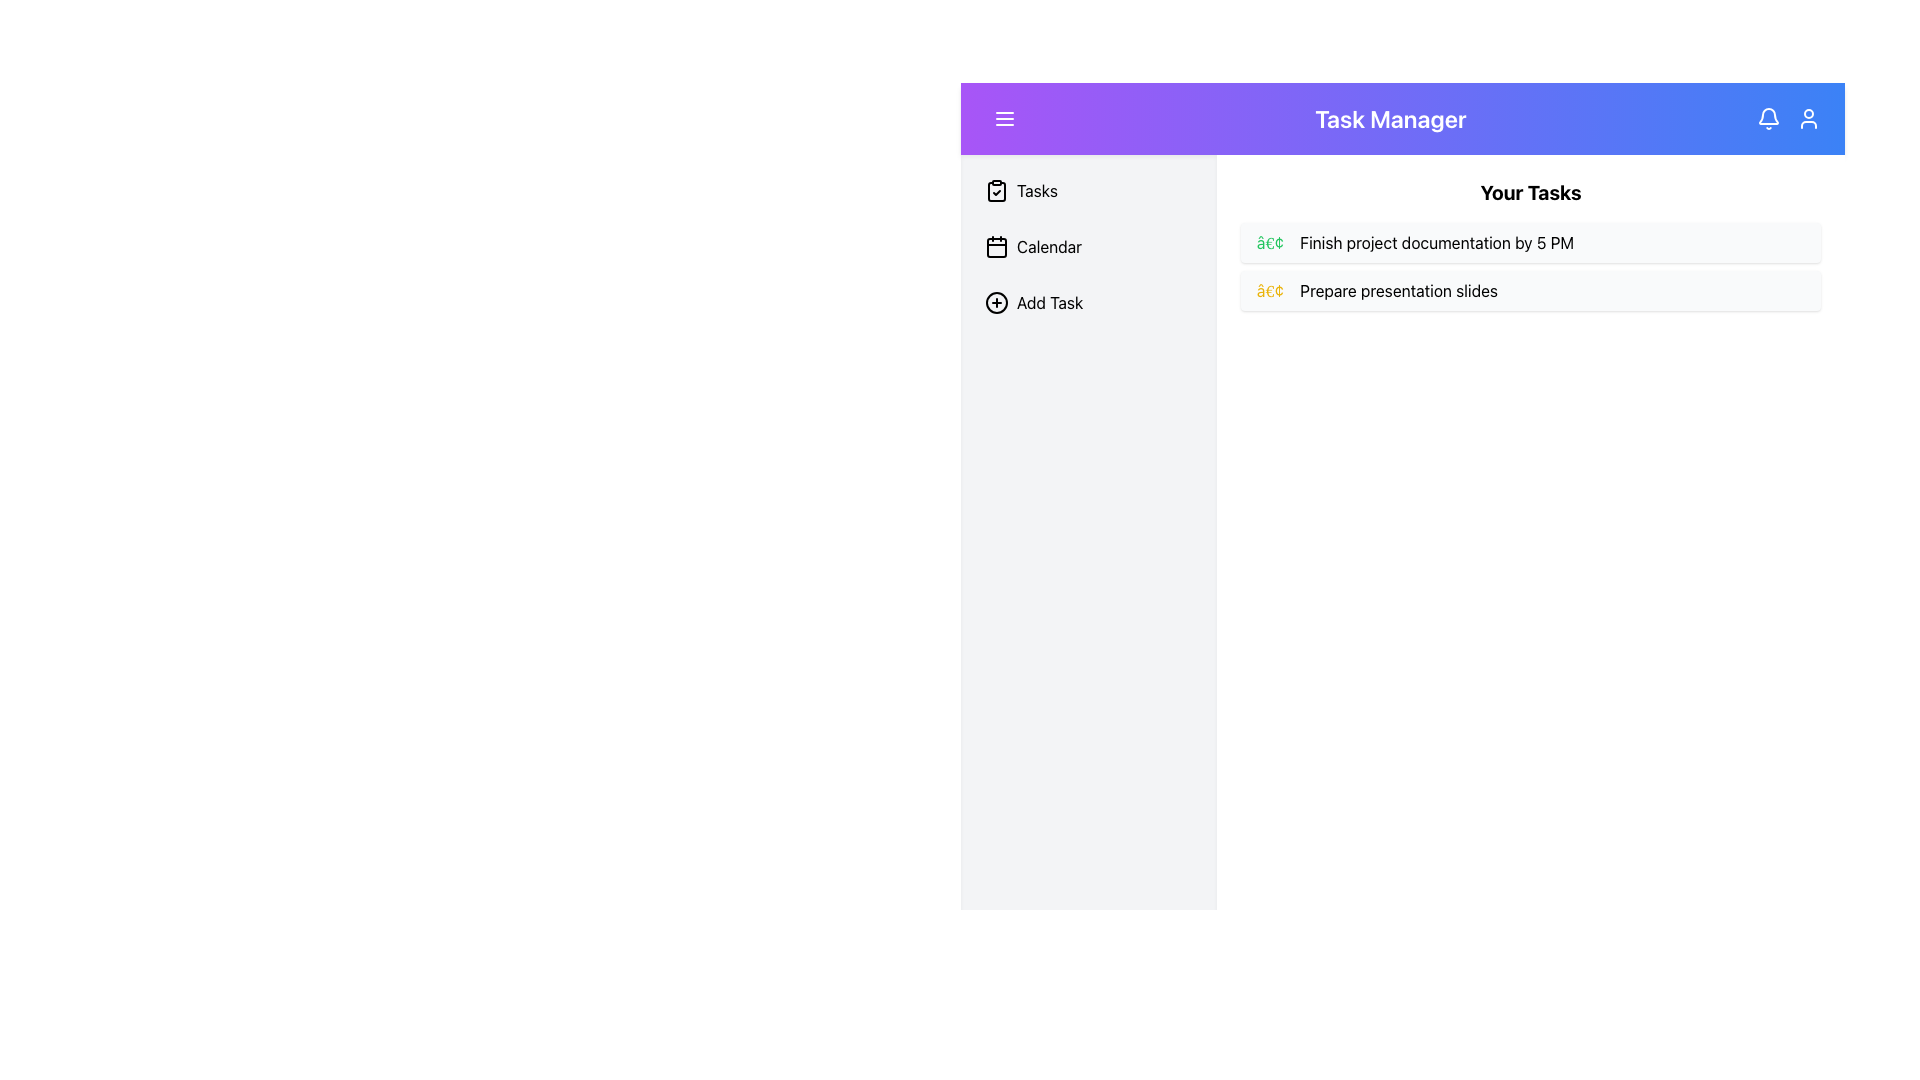  Describe the element at coordinates (1769, 116) in the screenshot. I see `the bell-like notification icon located at the top-right corner of the main interface toolbar` at that location.